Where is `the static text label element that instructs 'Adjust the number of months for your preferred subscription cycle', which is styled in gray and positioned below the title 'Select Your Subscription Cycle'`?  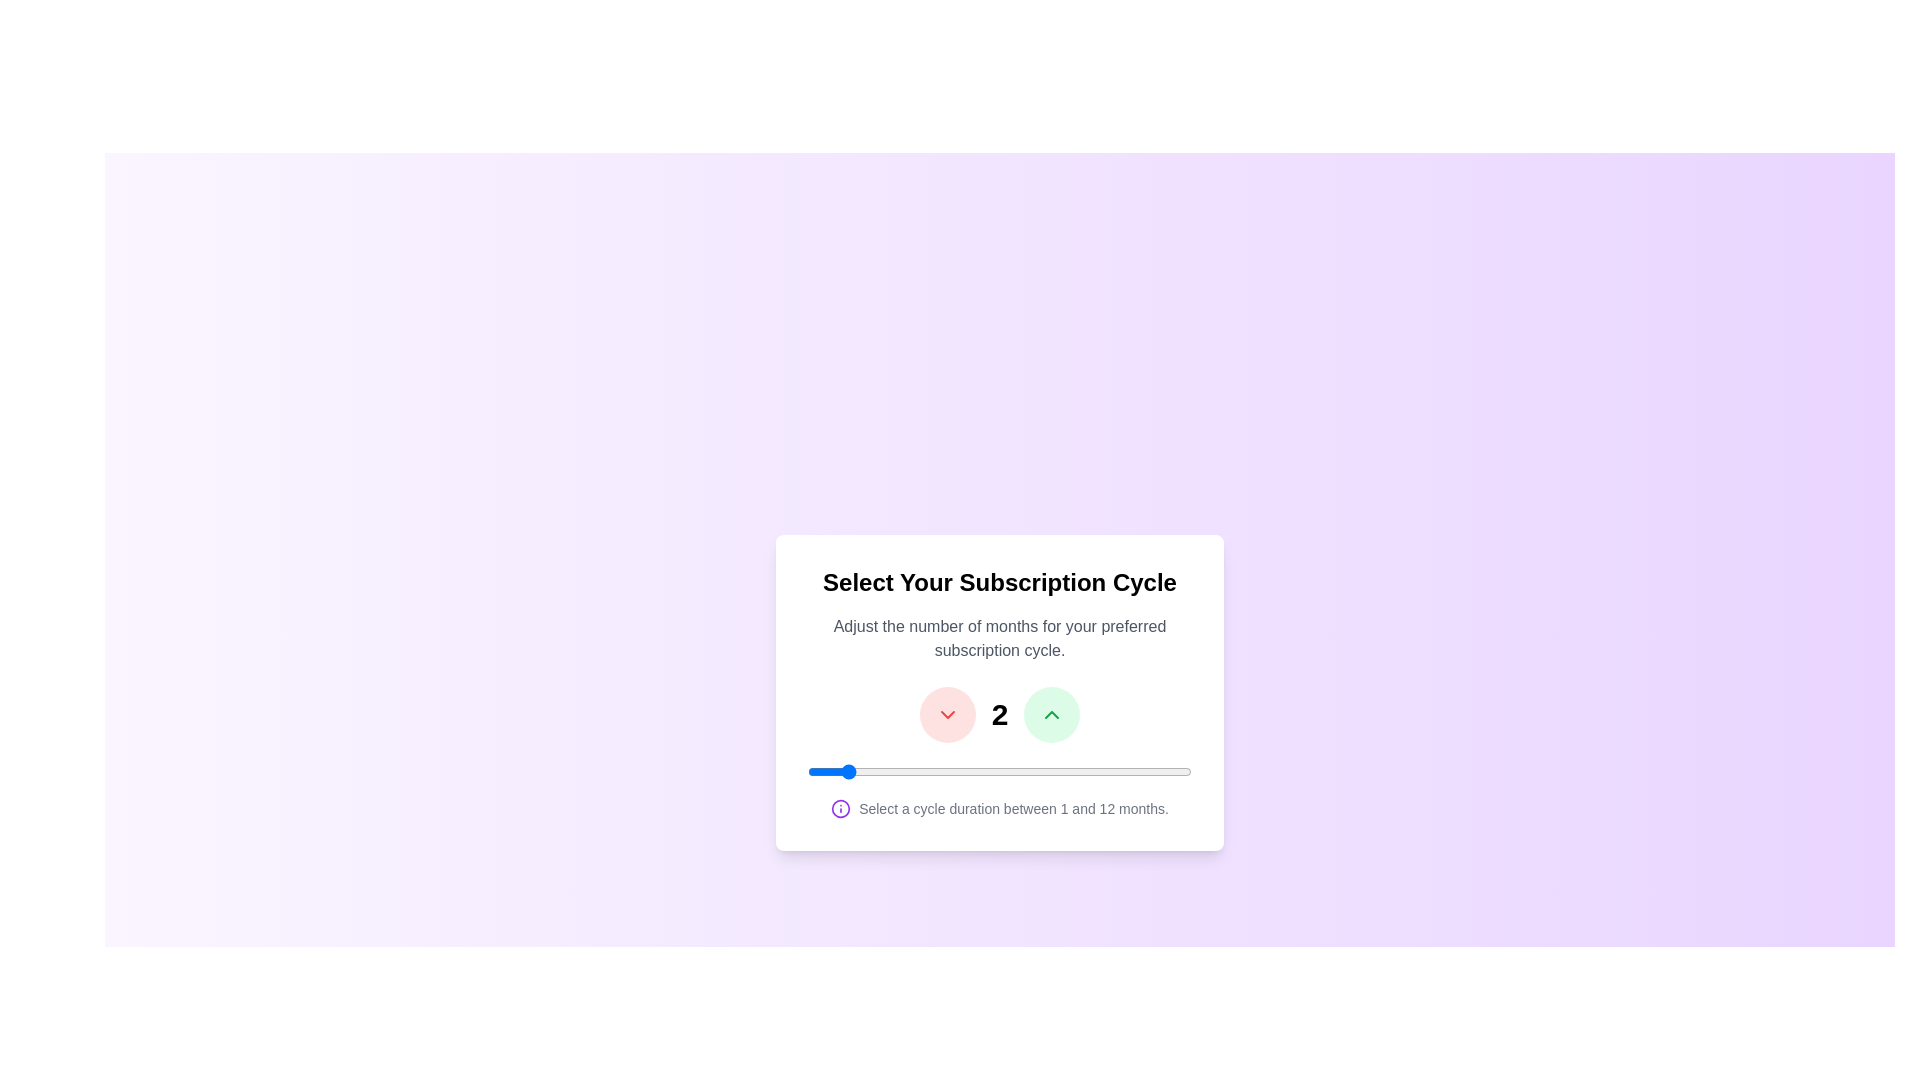
the static text label element that instructs 'Adjust the number of months for your preferred subscription cycle', which is styled in gray and positioned below the title 'Select Your Subscription Cycle' is located at coordinates (999, 639).